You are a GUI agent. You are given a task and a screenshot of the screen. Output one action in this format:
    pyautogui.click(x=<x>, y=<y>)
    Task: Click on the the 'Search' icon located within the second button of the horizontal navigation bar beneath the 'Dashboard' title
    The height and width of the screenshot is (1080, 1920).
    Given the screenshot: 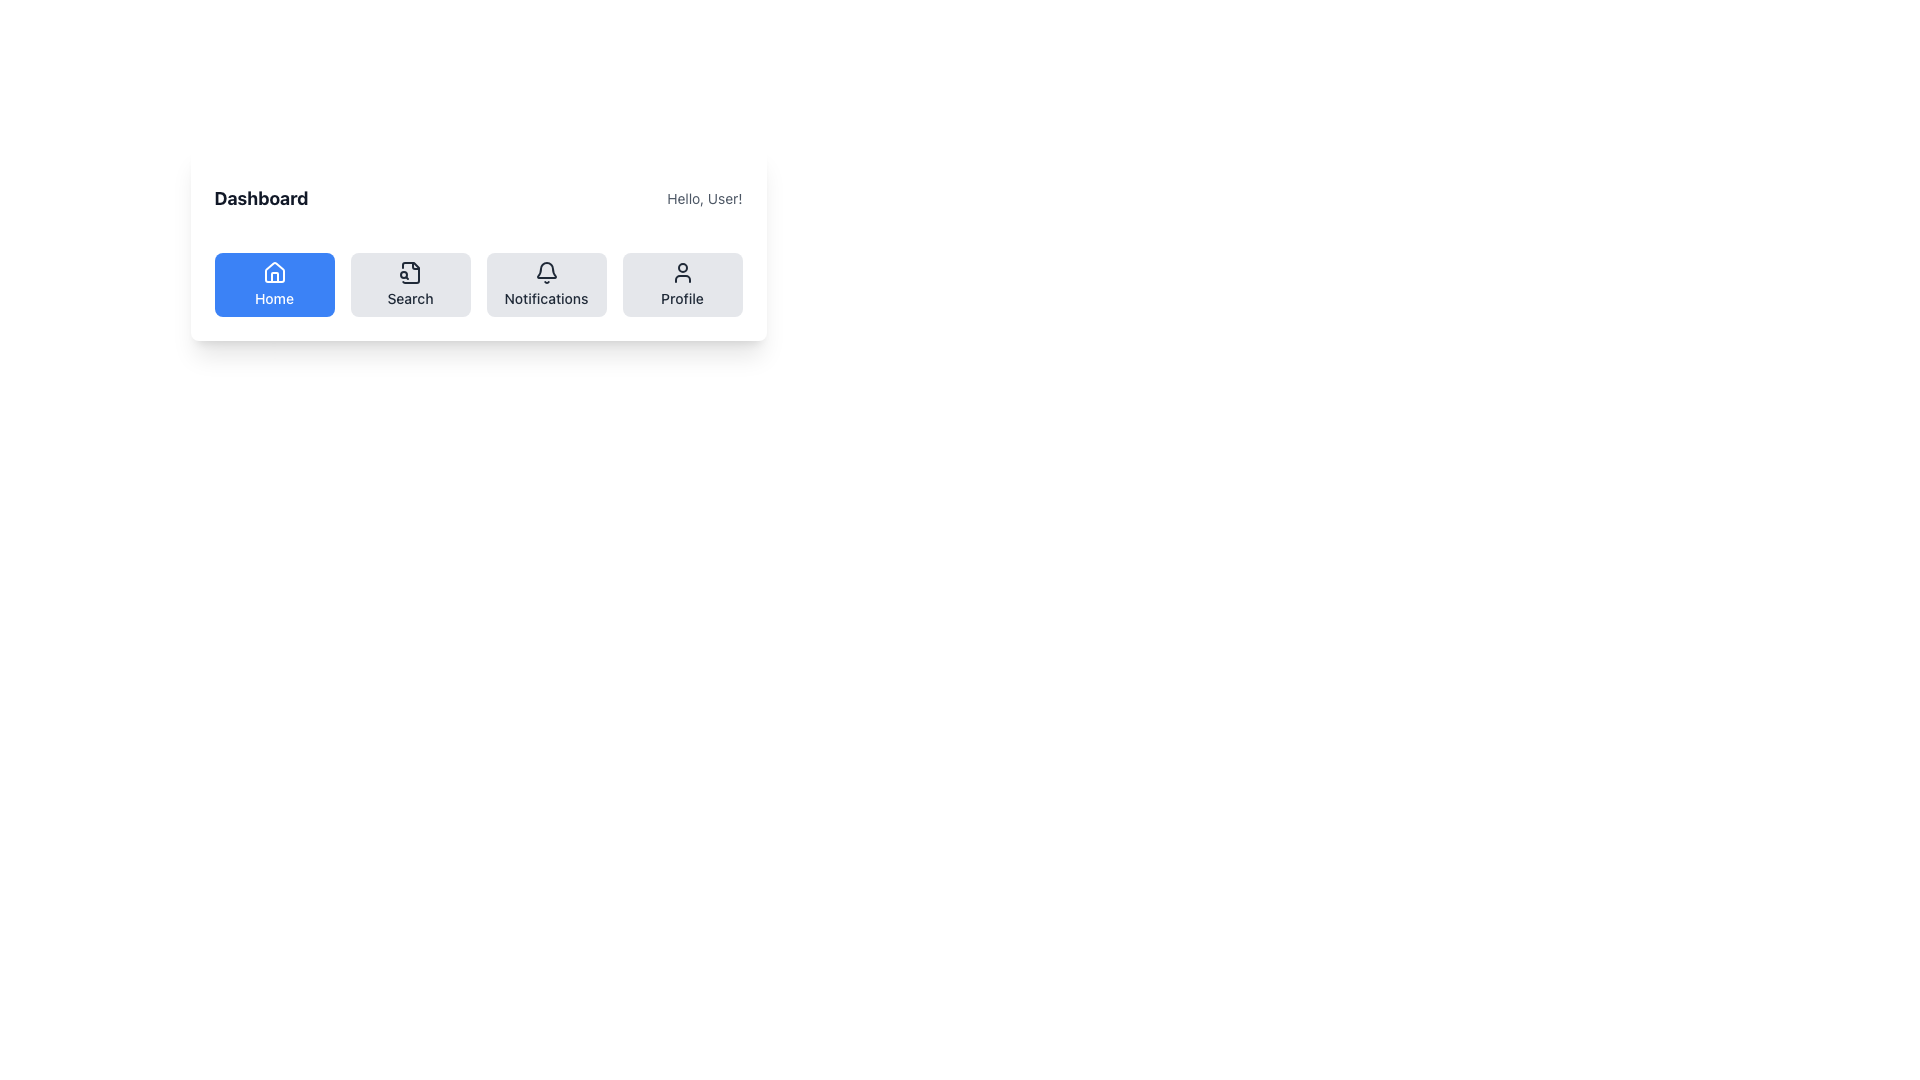 What is the action you would take?
    pyautogui.click(x=409, y=273)
    